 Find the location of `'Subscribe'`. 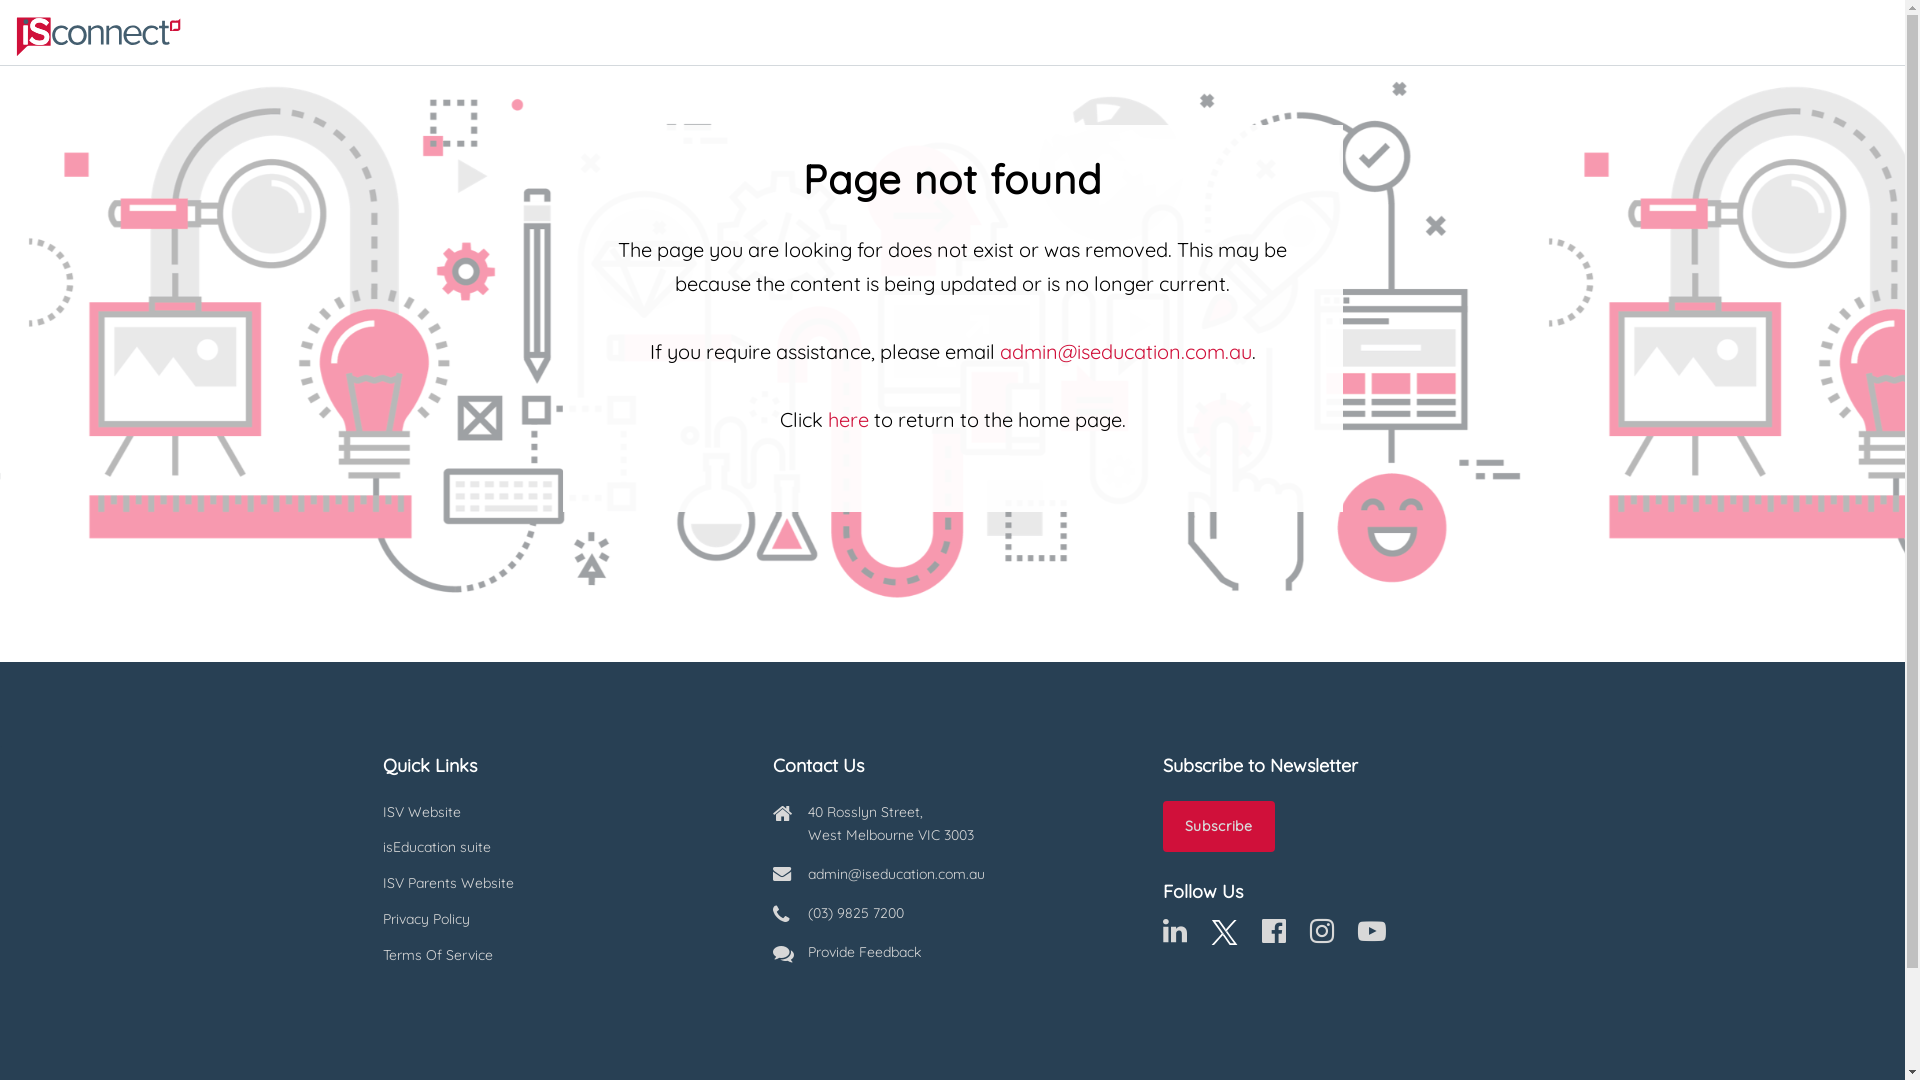

'Subscribe' is located at coordinates (1217, 826).